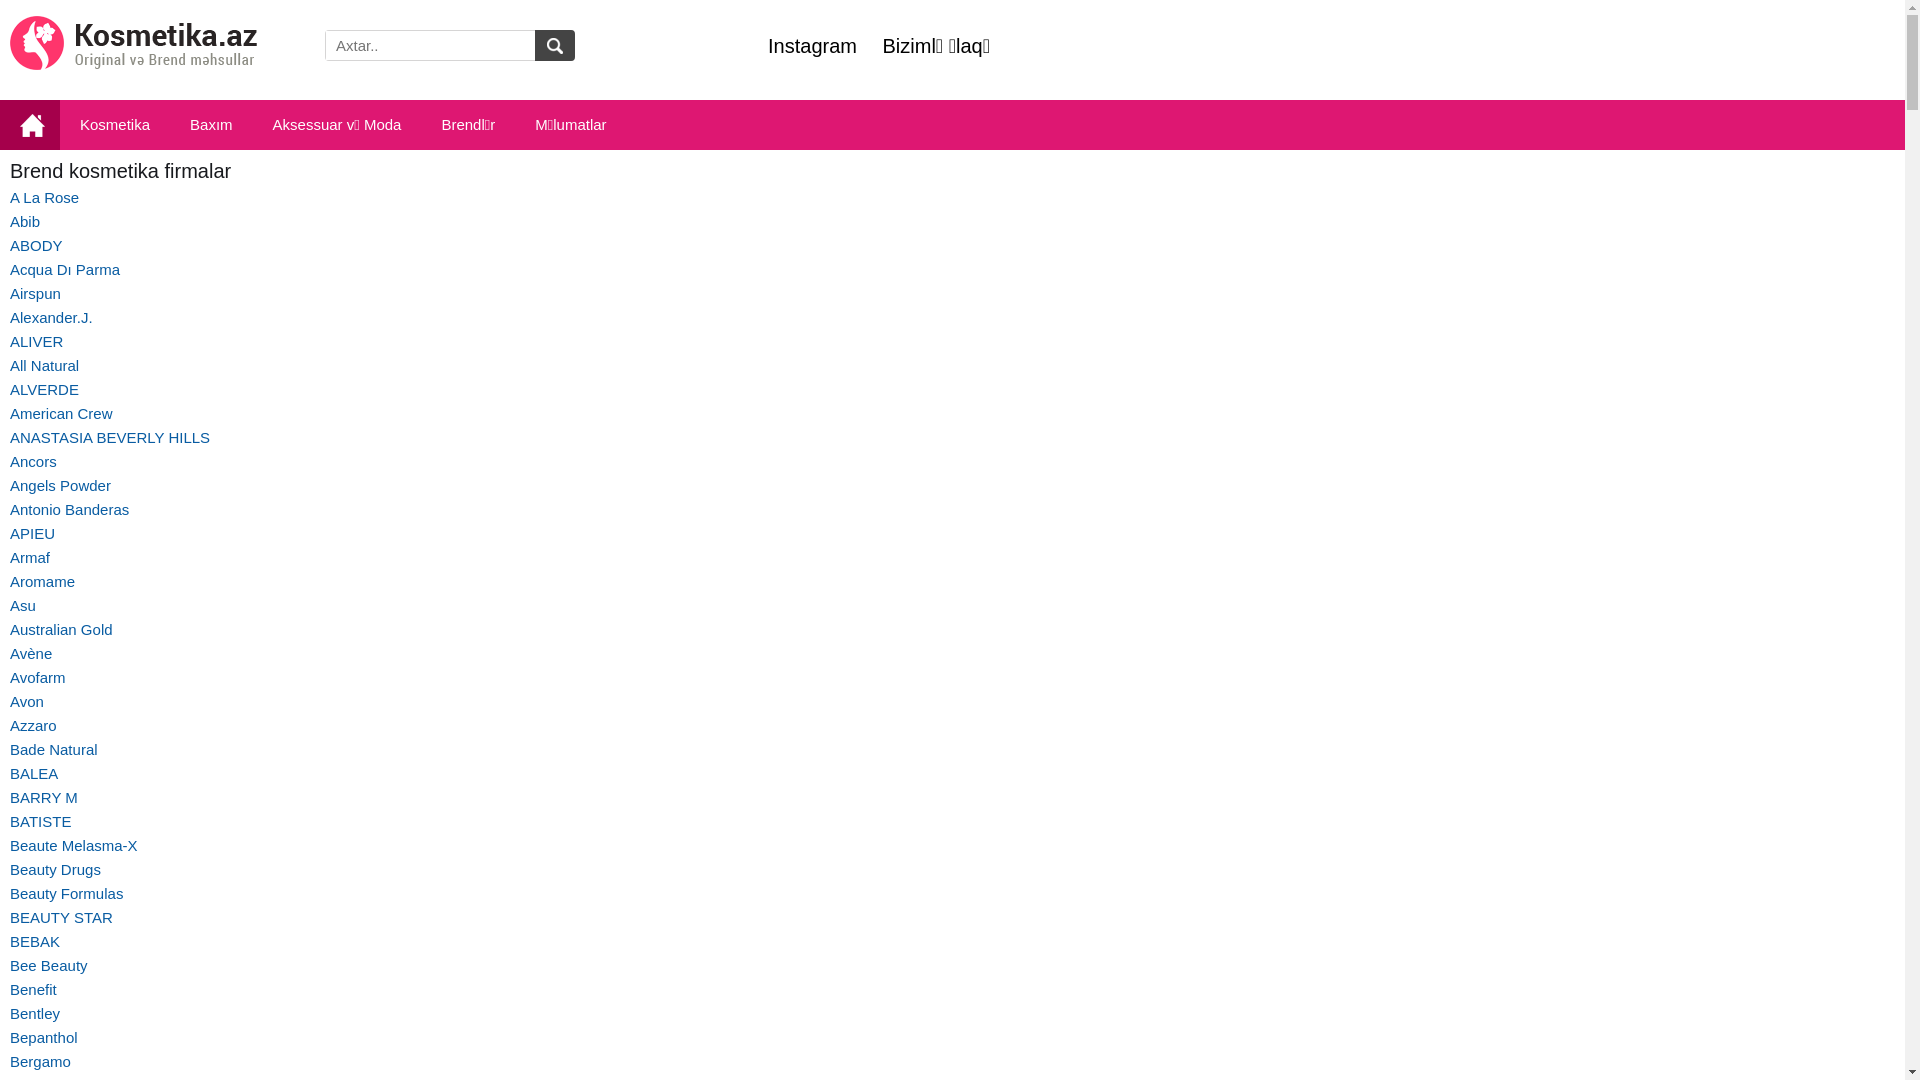  What do you see at coordinates (33, 772) in the screenshot?
I see `'BALEA'` at bounding box center [33, 772].